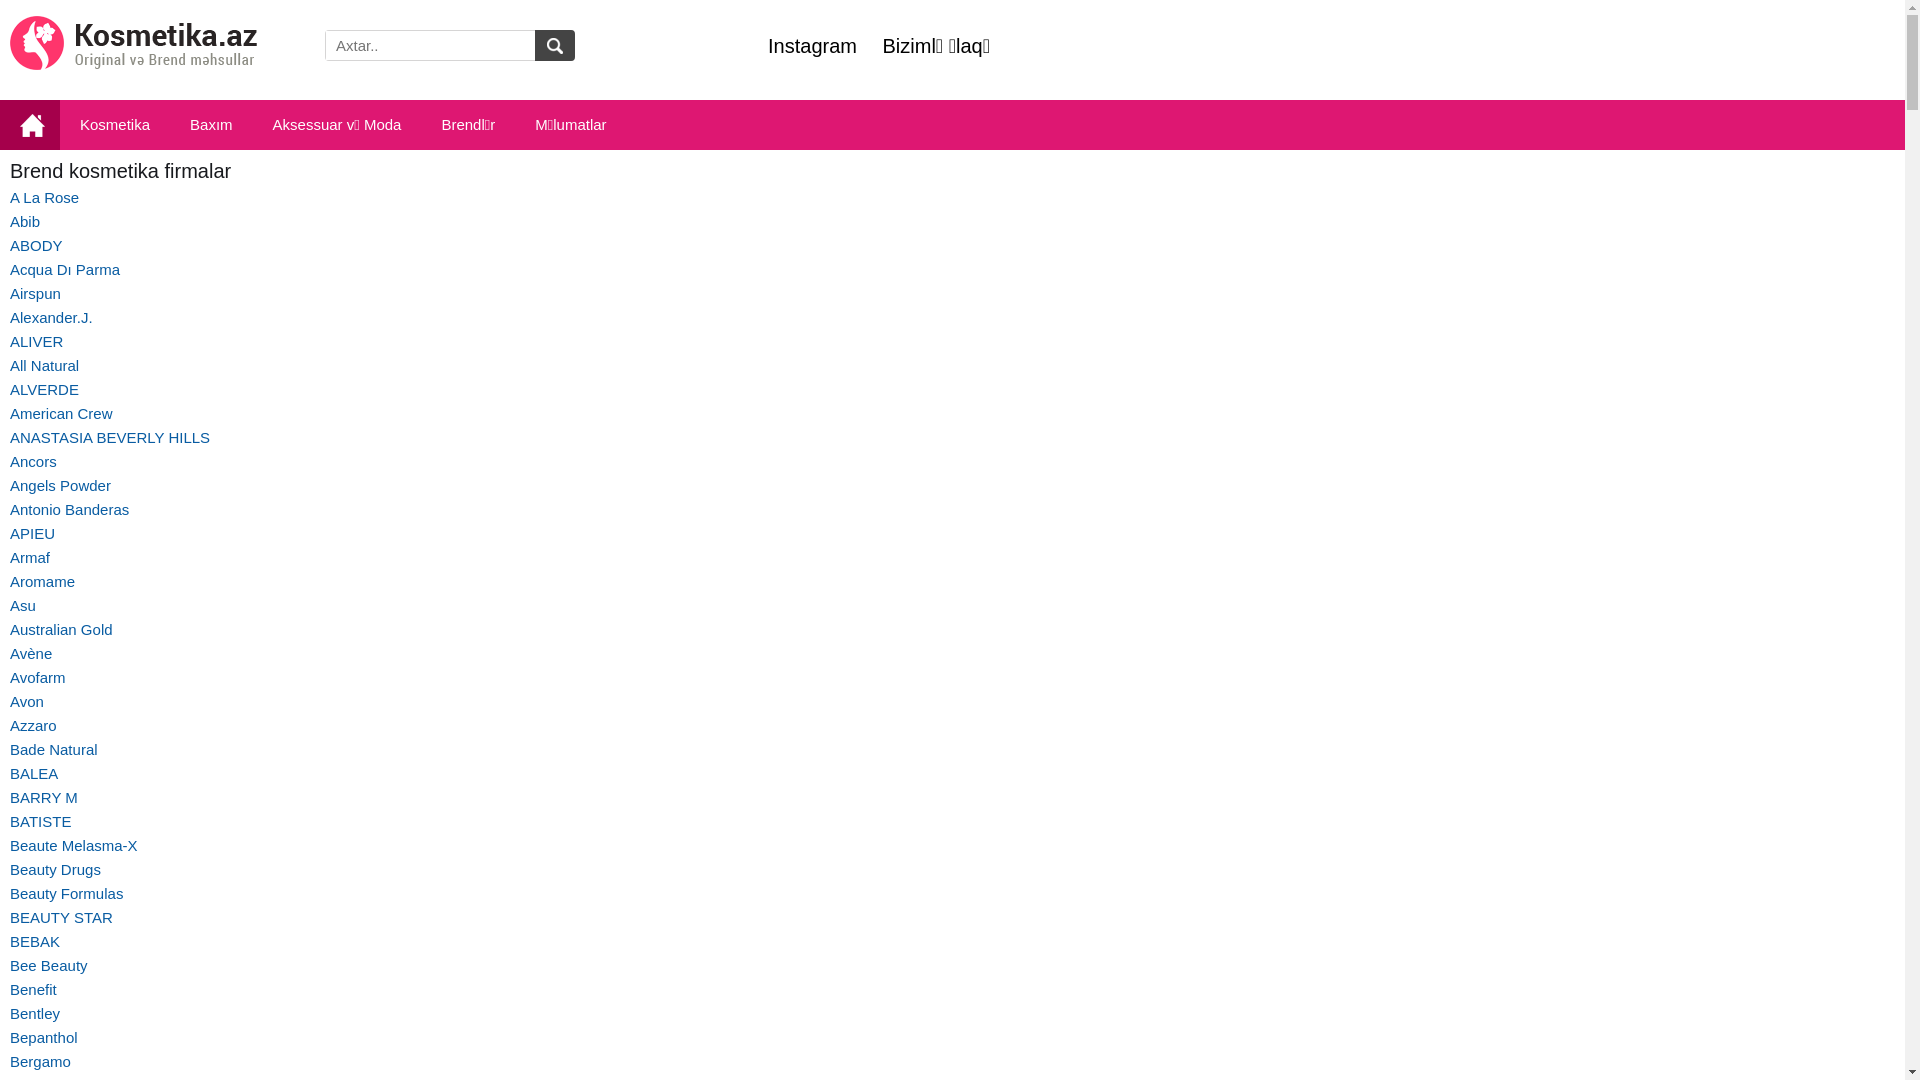  What do you see at coordinates (33, 772) in the screenshot?
I see `'BALEA'` at bounding box center [33, 772].